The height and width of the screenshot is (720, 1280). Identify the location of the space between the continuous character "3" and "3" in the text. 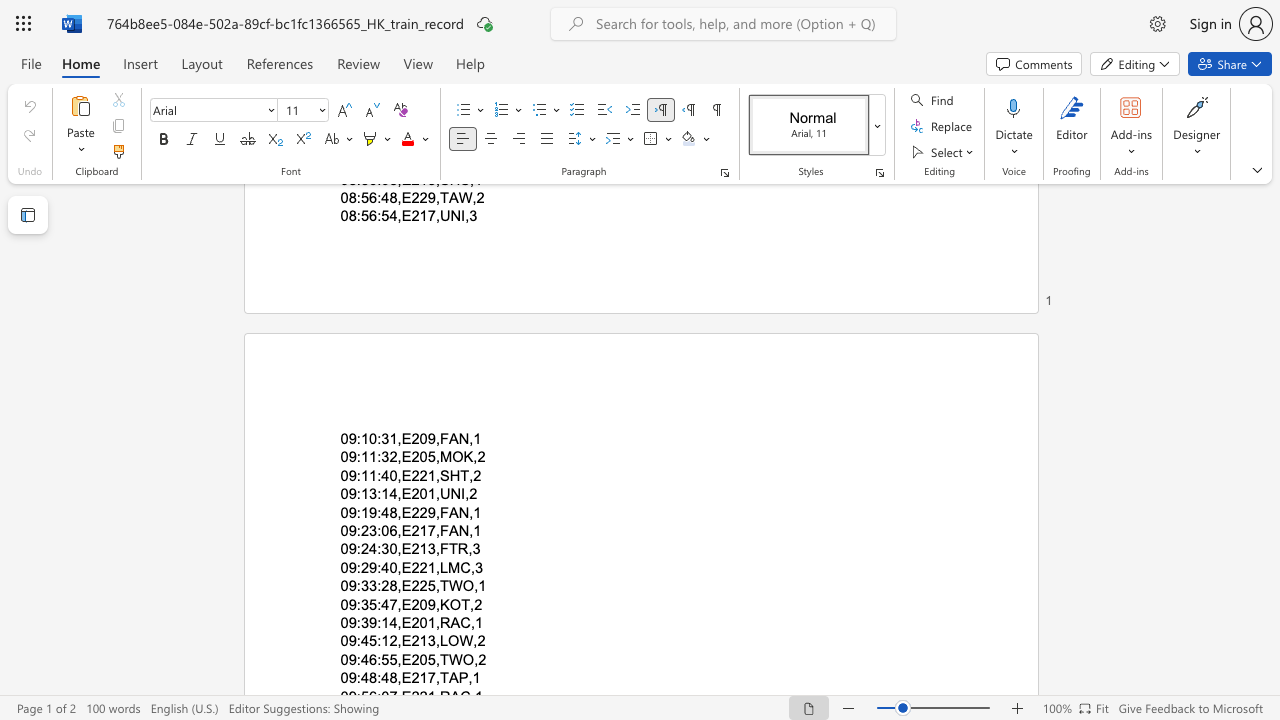
(369, 585).